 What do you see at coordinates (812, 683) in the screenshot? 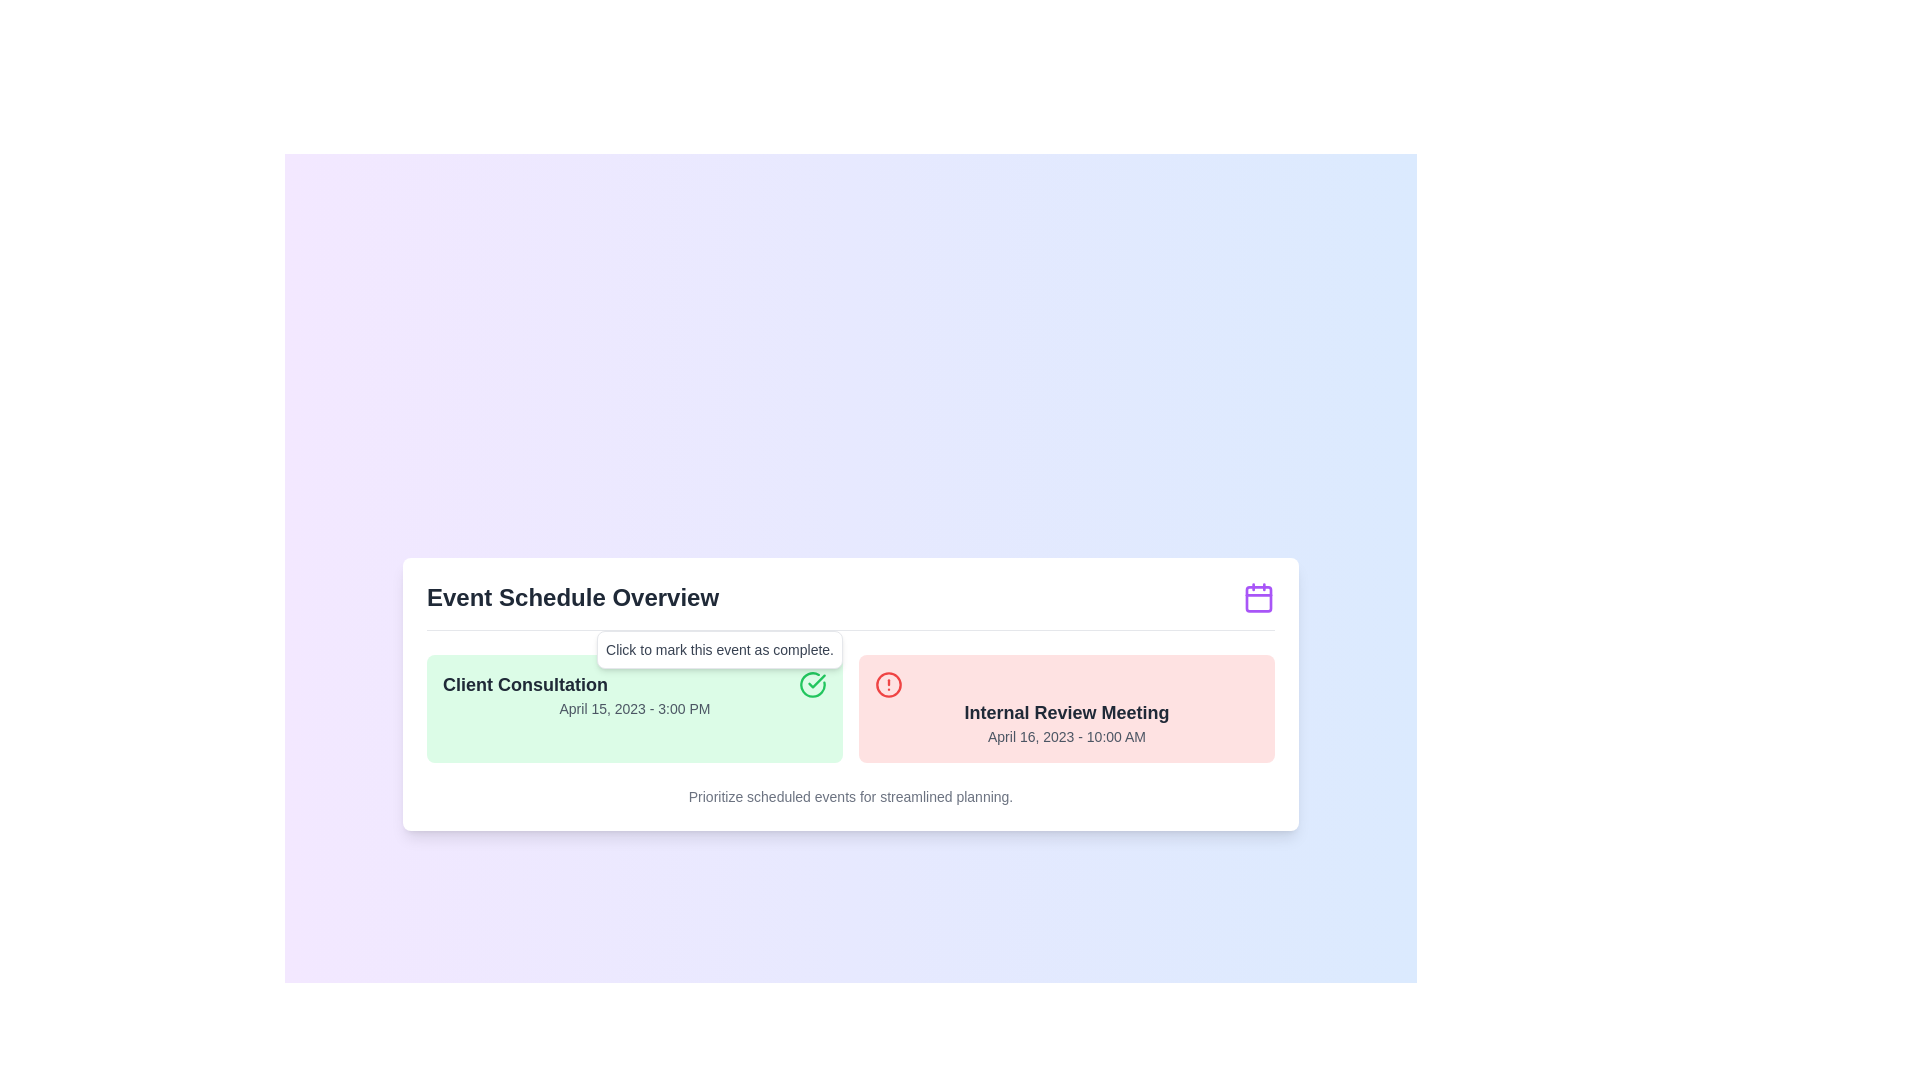
I see `the green circular check mark icon located at the far right of the 'Client Consultation' block to mark or unmark the event as complete` at bounding box center [812, 683].